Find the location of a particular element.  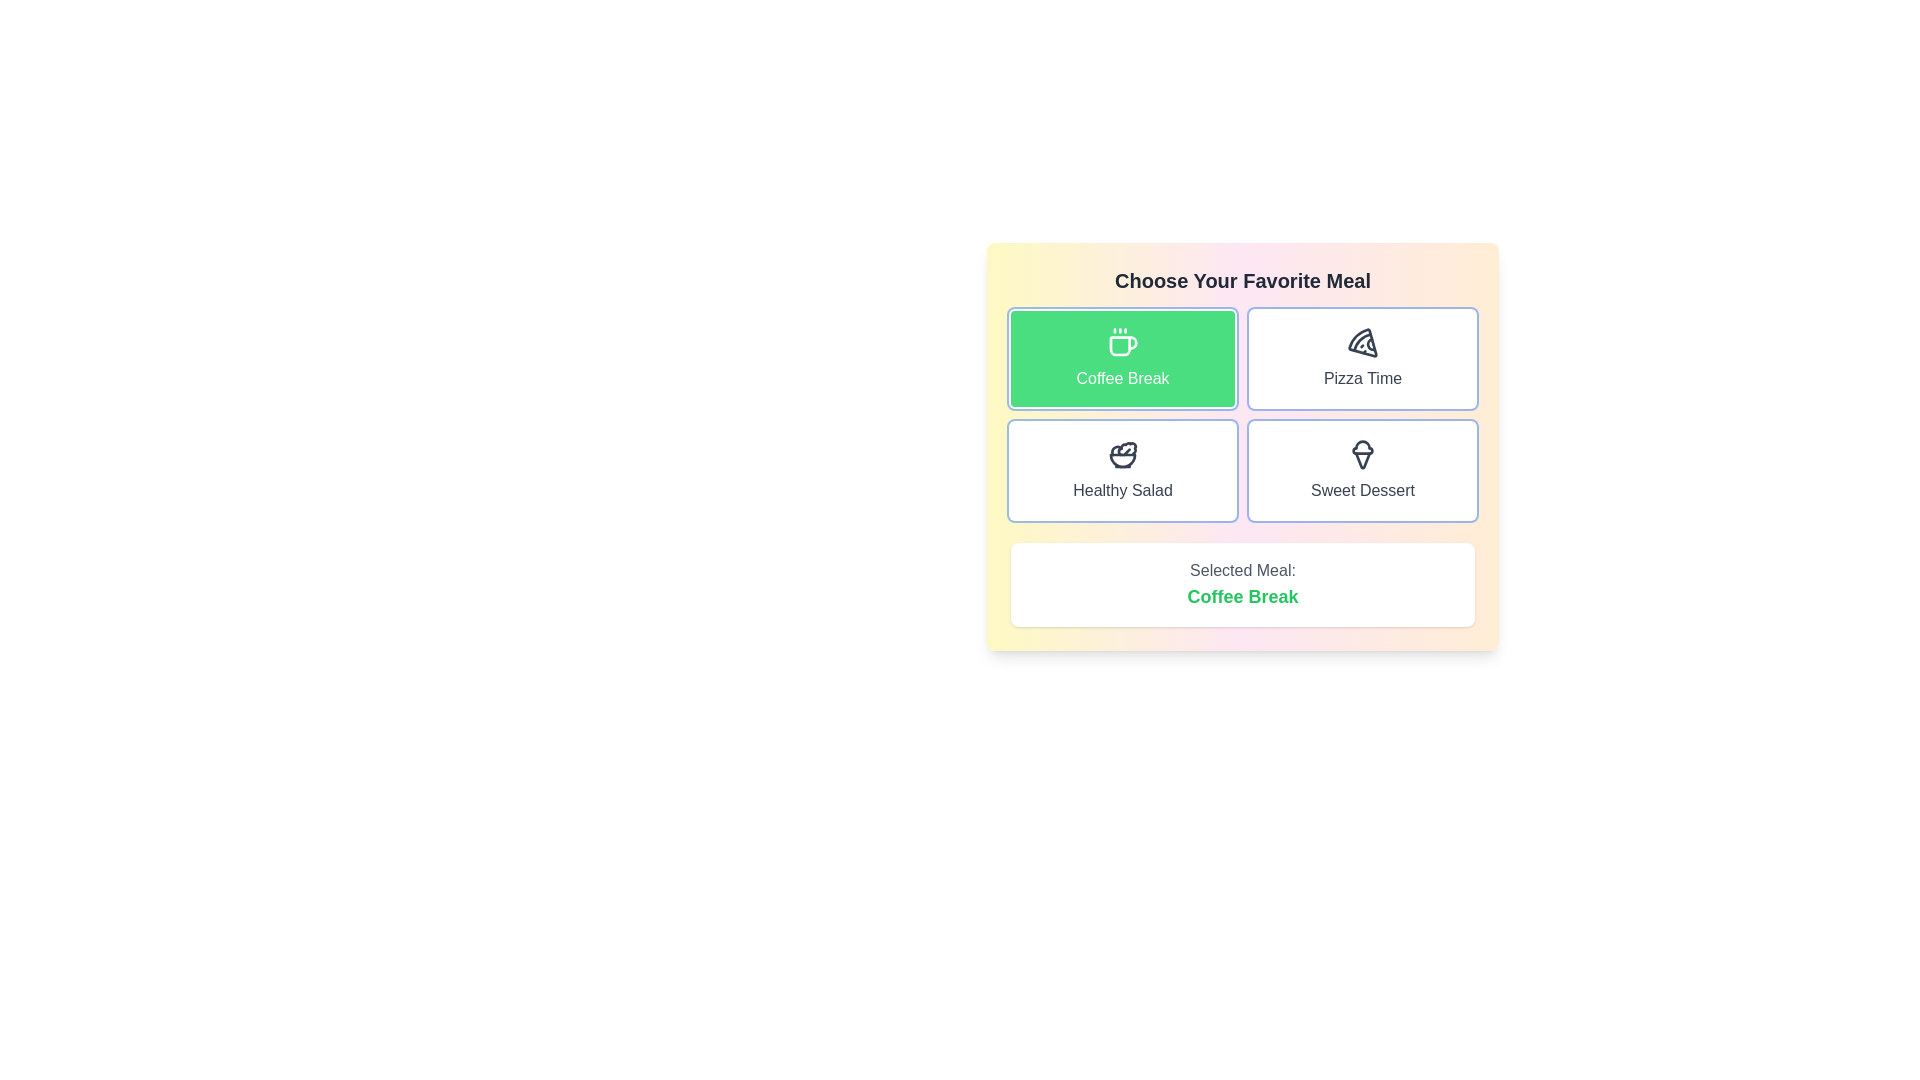

the button corresponding to the meal Coffee Break to select it is located at coordinates (1123, 357).